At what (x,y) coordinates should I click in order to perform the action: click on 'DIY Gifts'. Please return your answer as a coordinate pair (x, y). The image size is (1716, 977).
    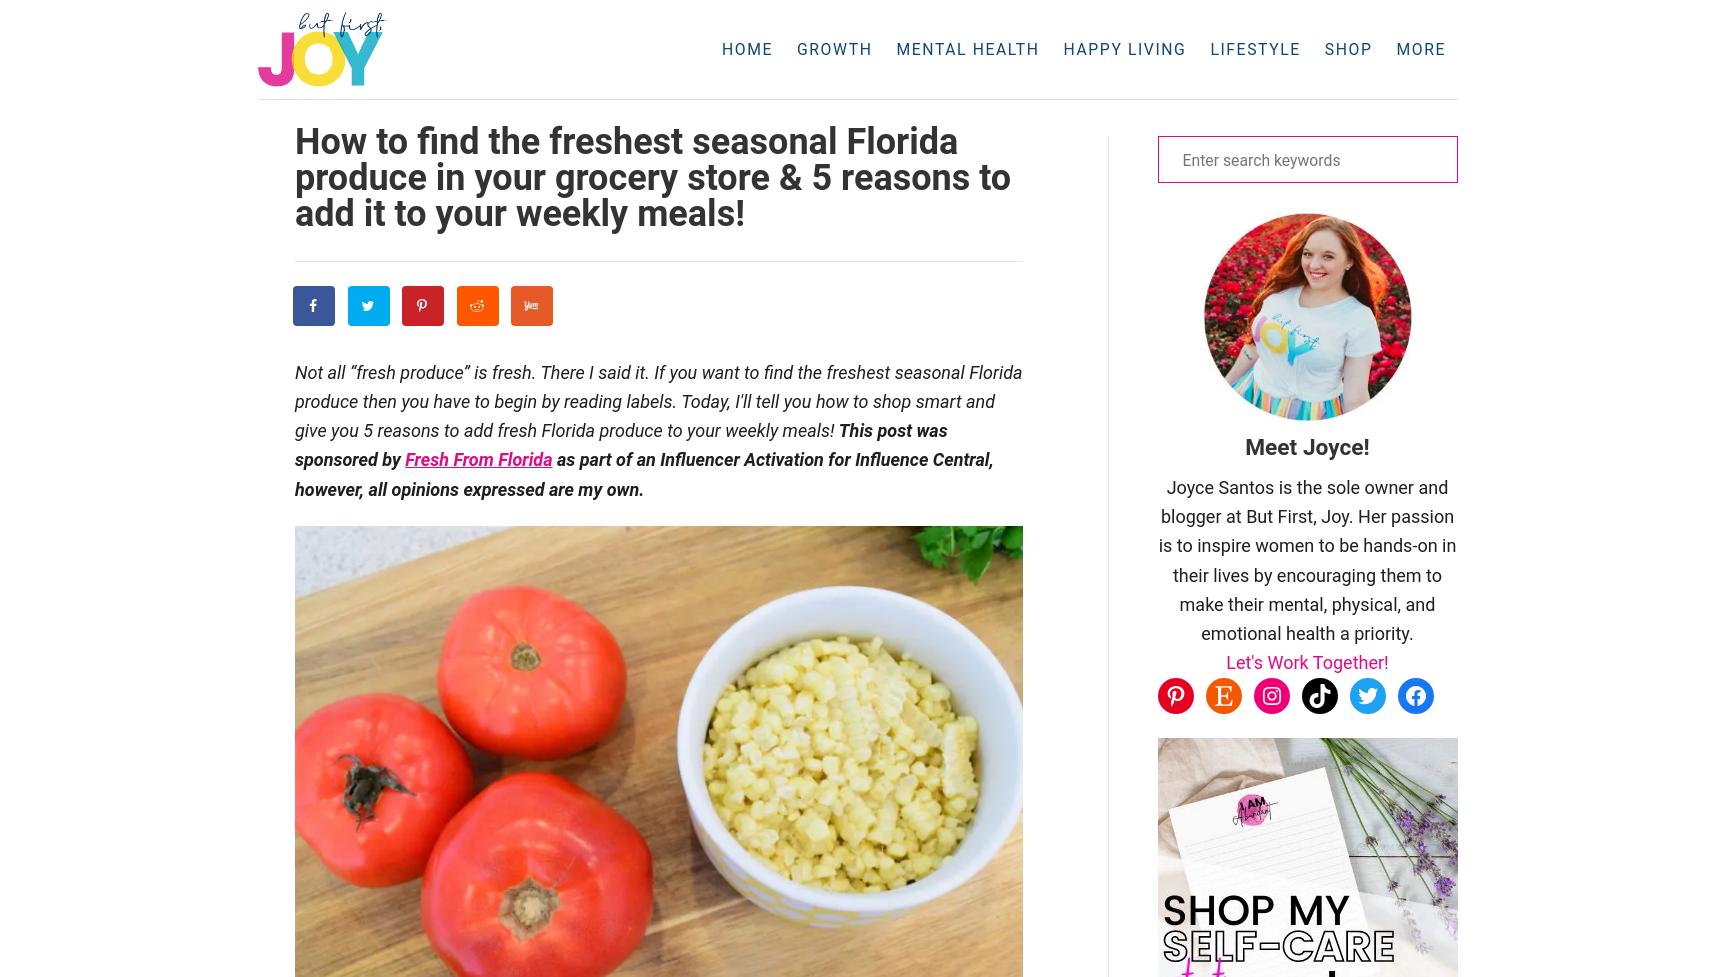
    Looking at the image, I should click on (1157, 151).